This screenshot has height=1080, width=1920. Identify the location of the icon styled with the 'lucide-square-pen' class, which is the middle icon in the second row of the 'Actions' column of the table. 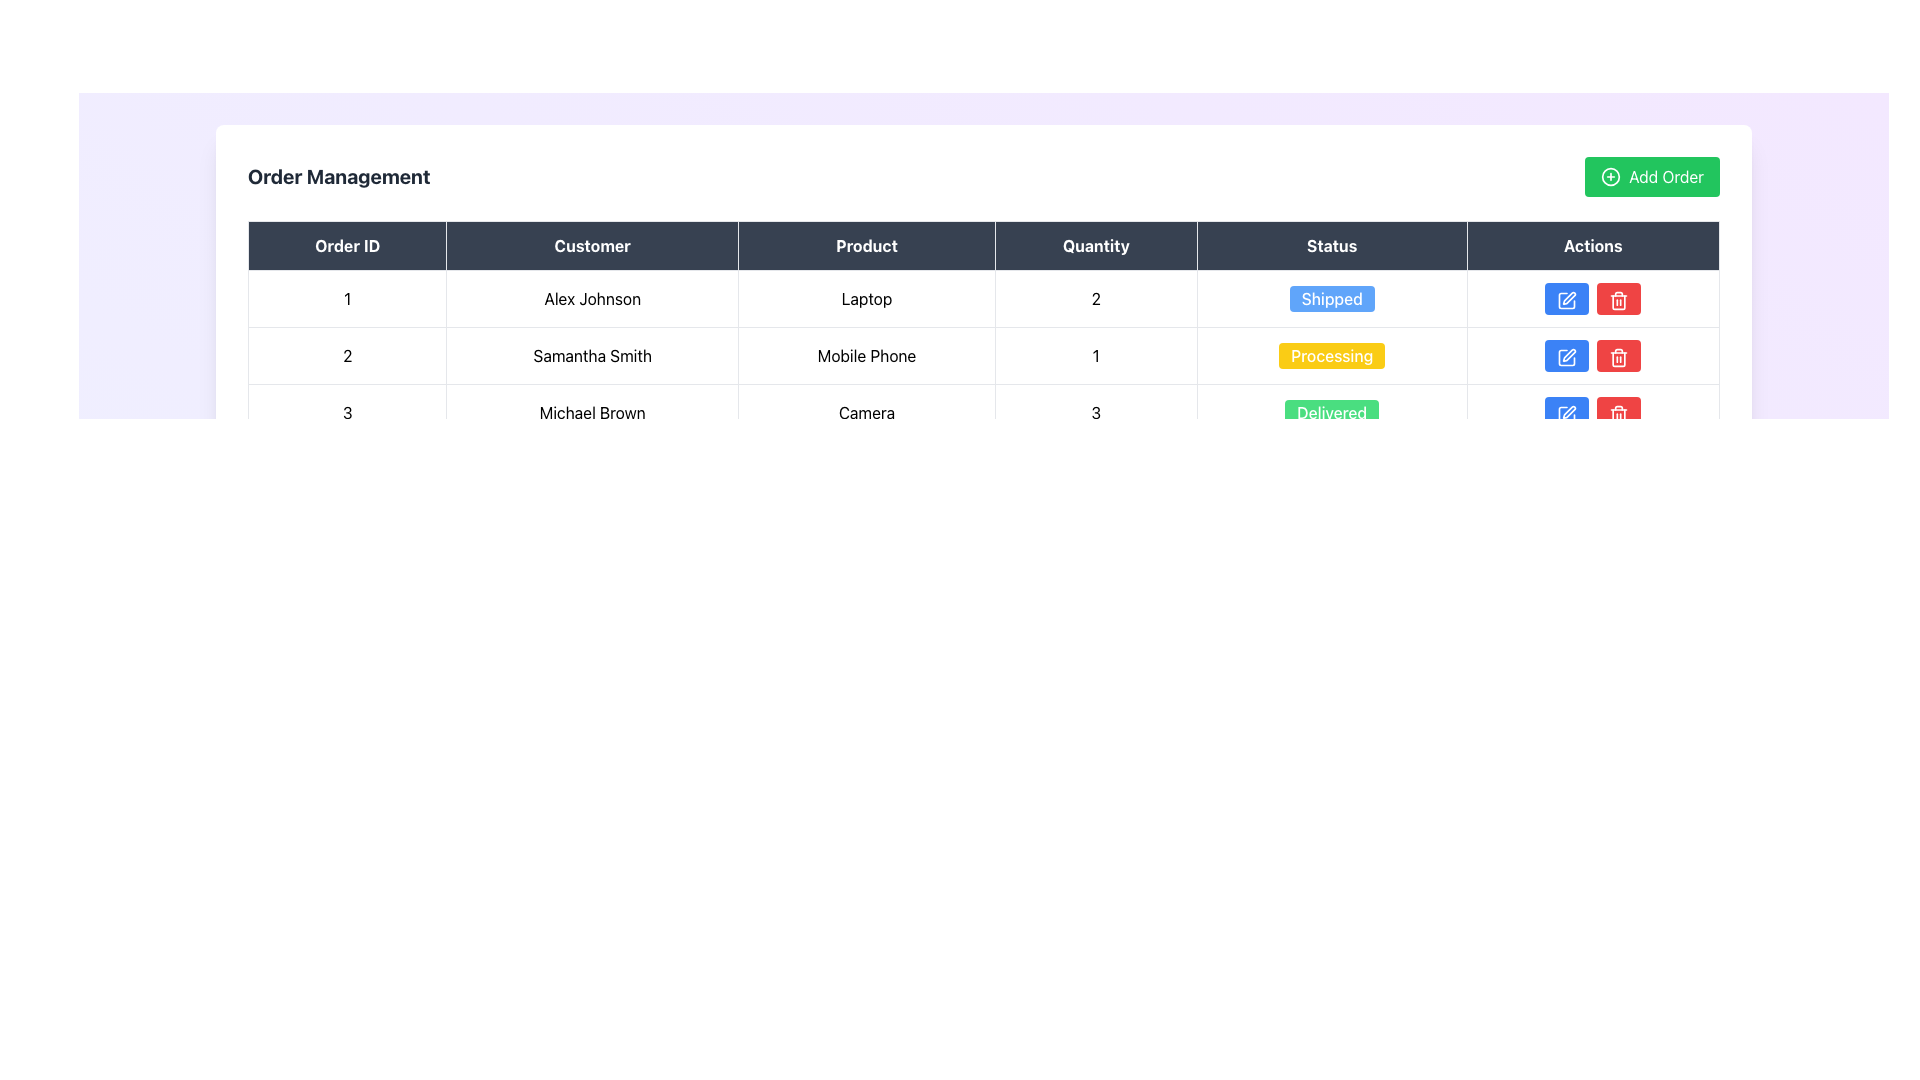
(1566, 356).